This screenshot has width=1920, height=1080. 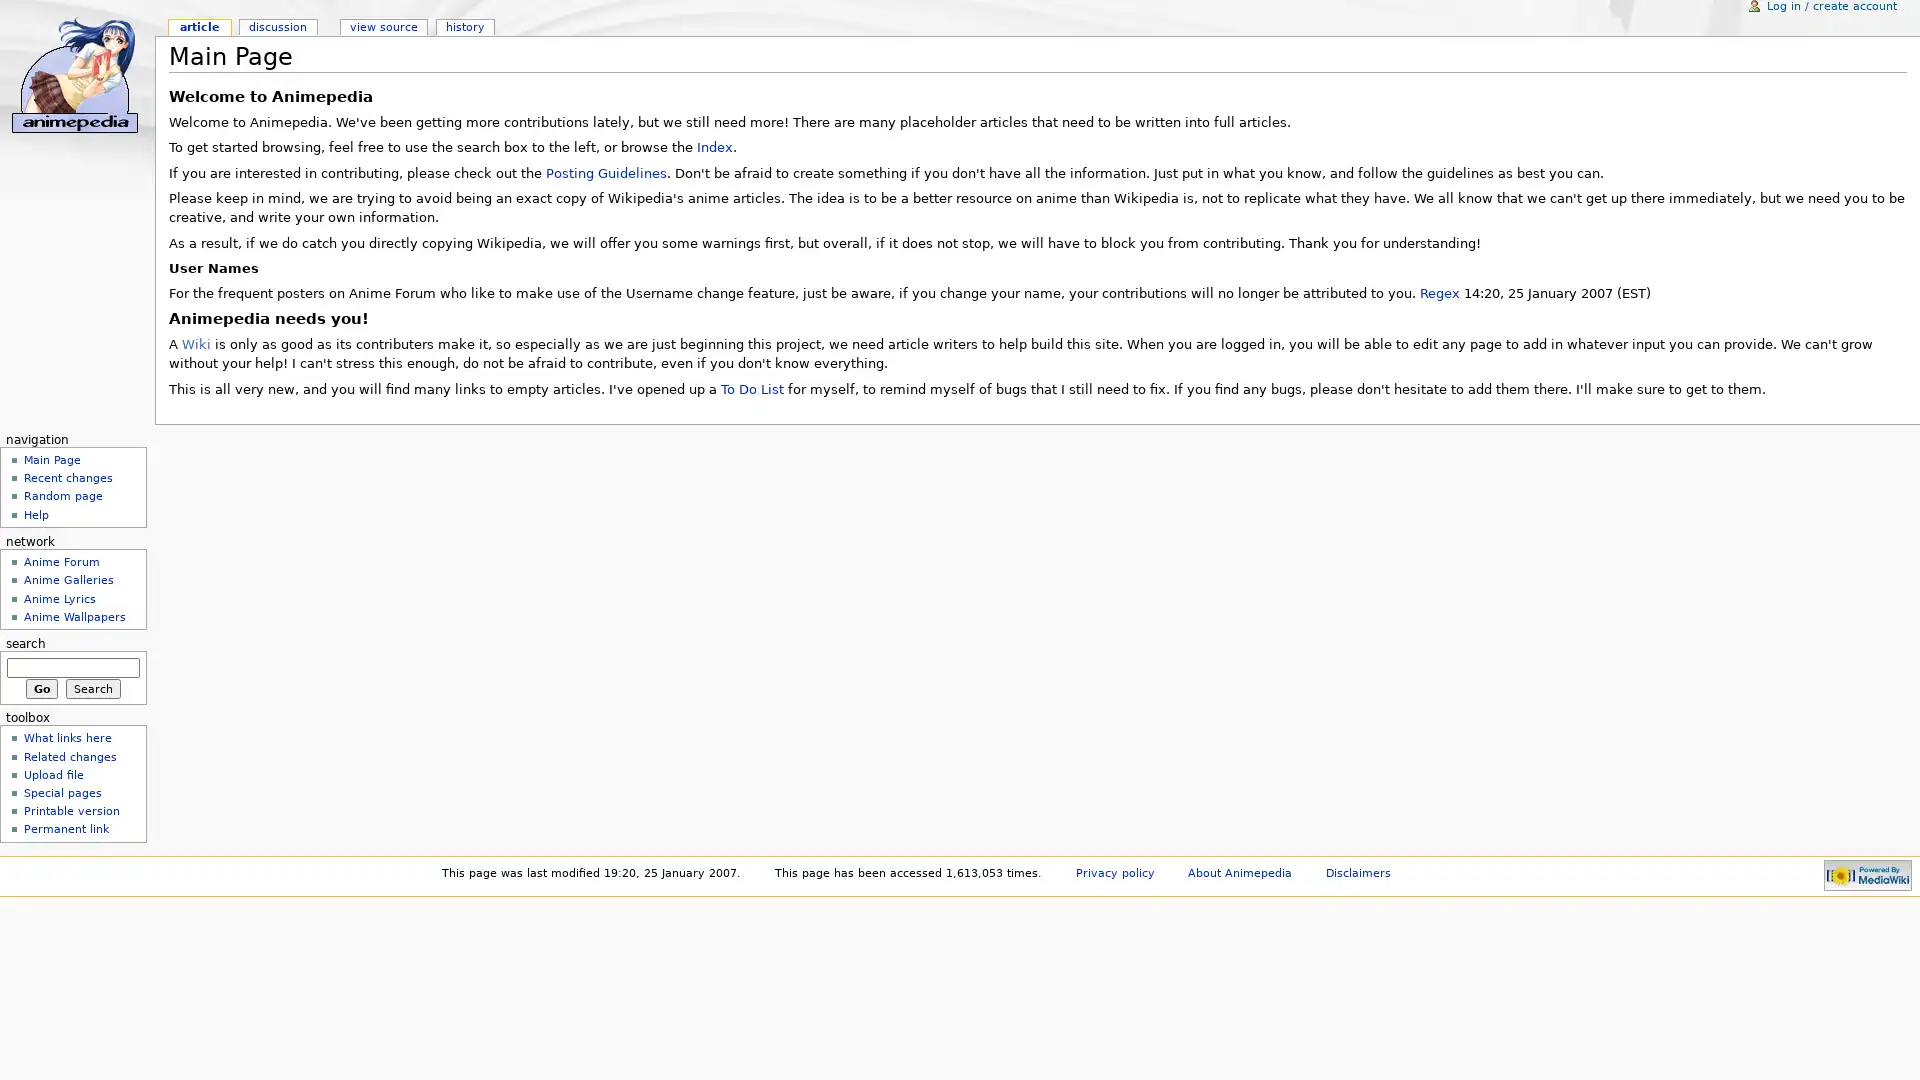 I want to click on Search, so click(x=92, y=686).